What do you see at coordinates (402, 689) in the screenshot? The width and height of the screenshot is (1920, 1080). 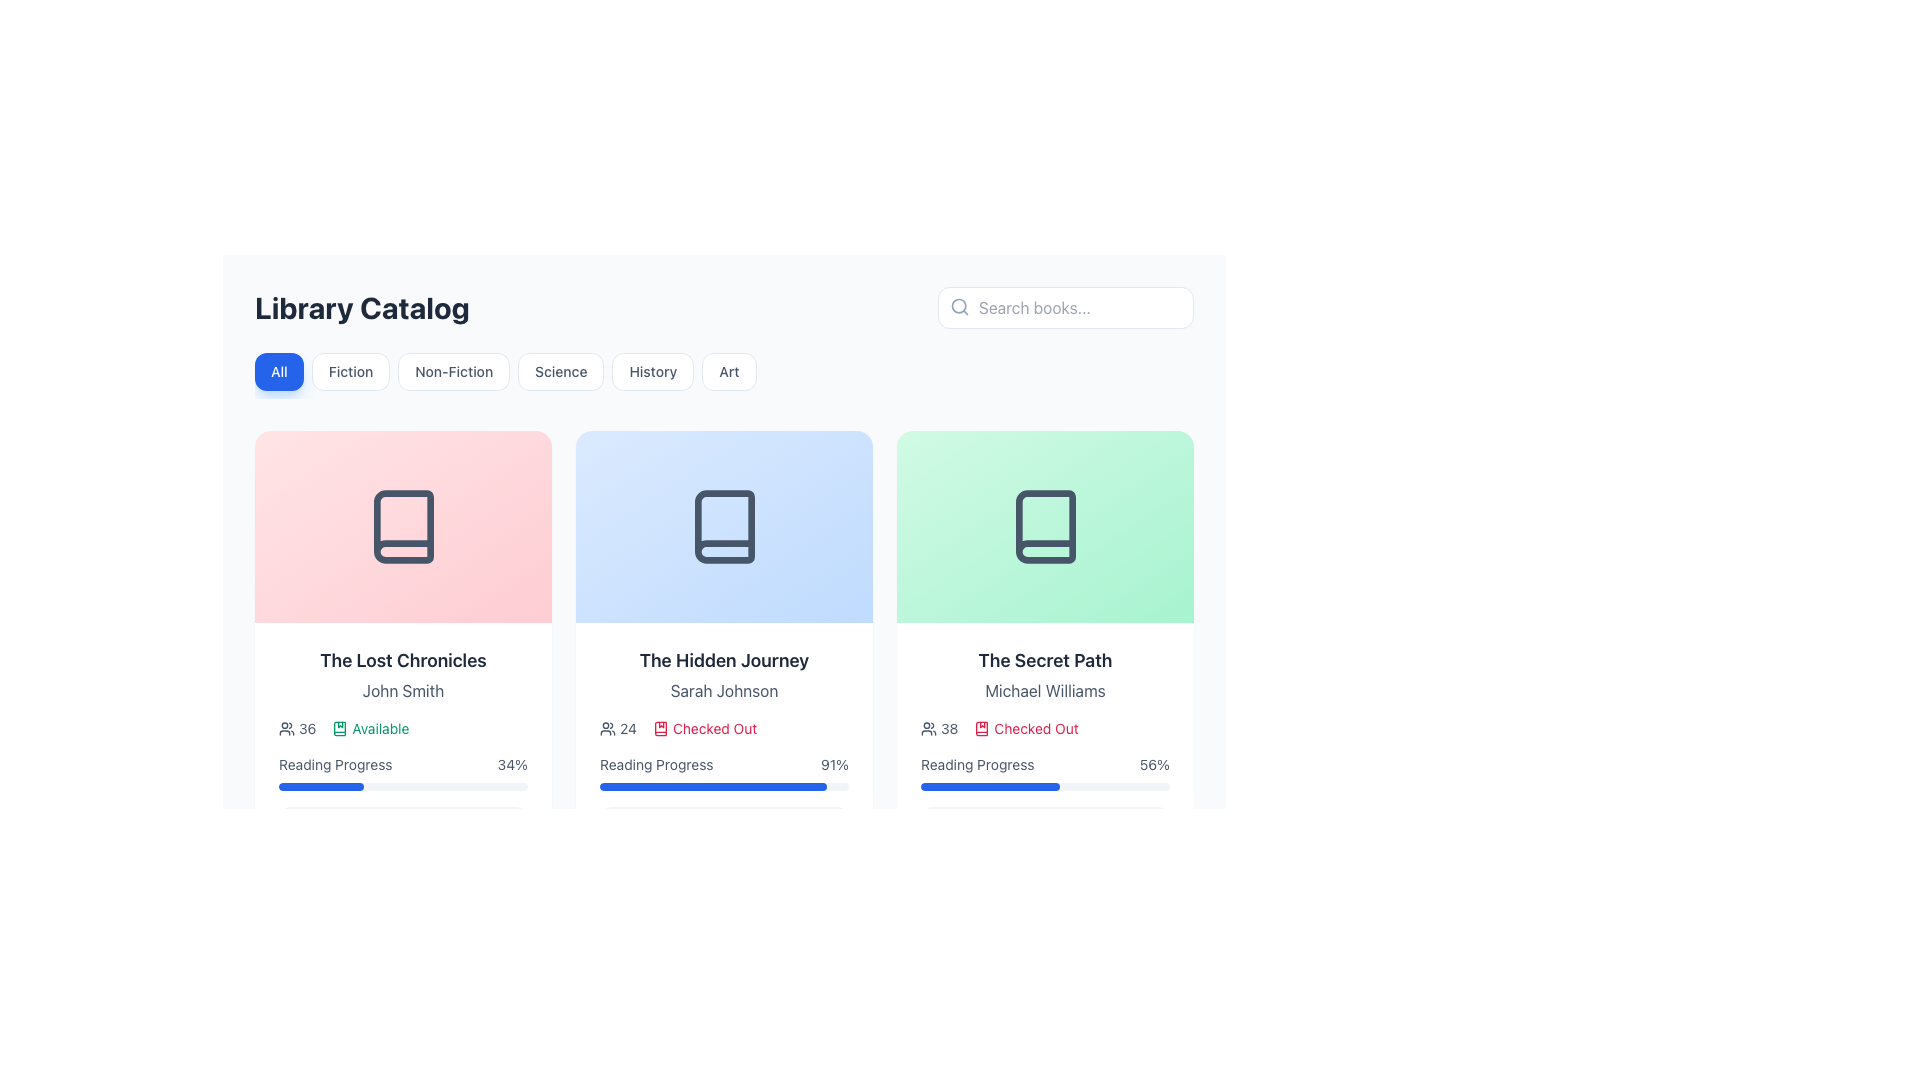 I see `the text element that displays 'John Smith,' which is styled in a muted slate-gray font and located beneath the title 'The Lost Chronicles' in the leftmost card of the grid` at bounding box center [402, 689].